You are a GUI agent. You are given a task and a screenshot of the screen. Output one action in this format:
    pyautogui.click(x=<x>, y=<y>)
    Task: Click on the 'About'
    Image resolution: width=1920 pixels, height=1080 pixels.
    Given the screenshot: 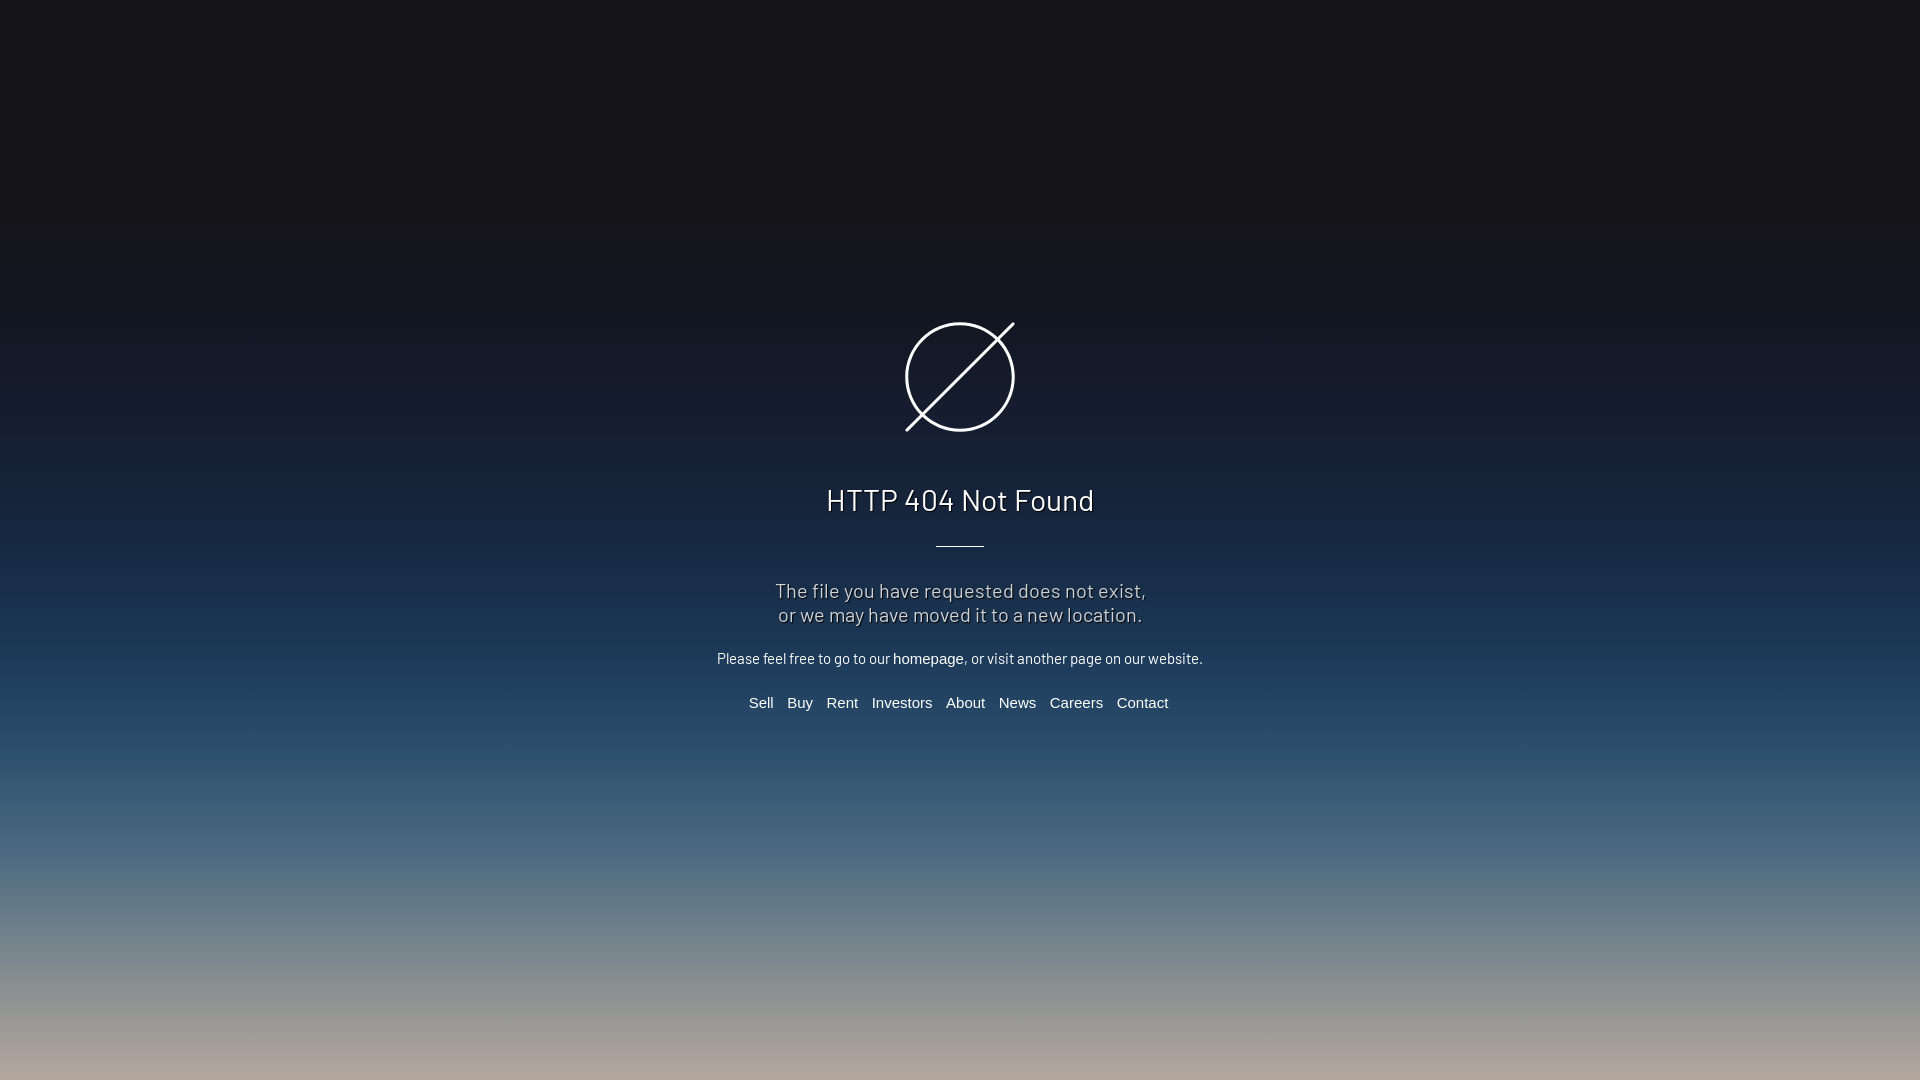 What is the action you would take?
    pyautogui.click(x=944, y=701)
    